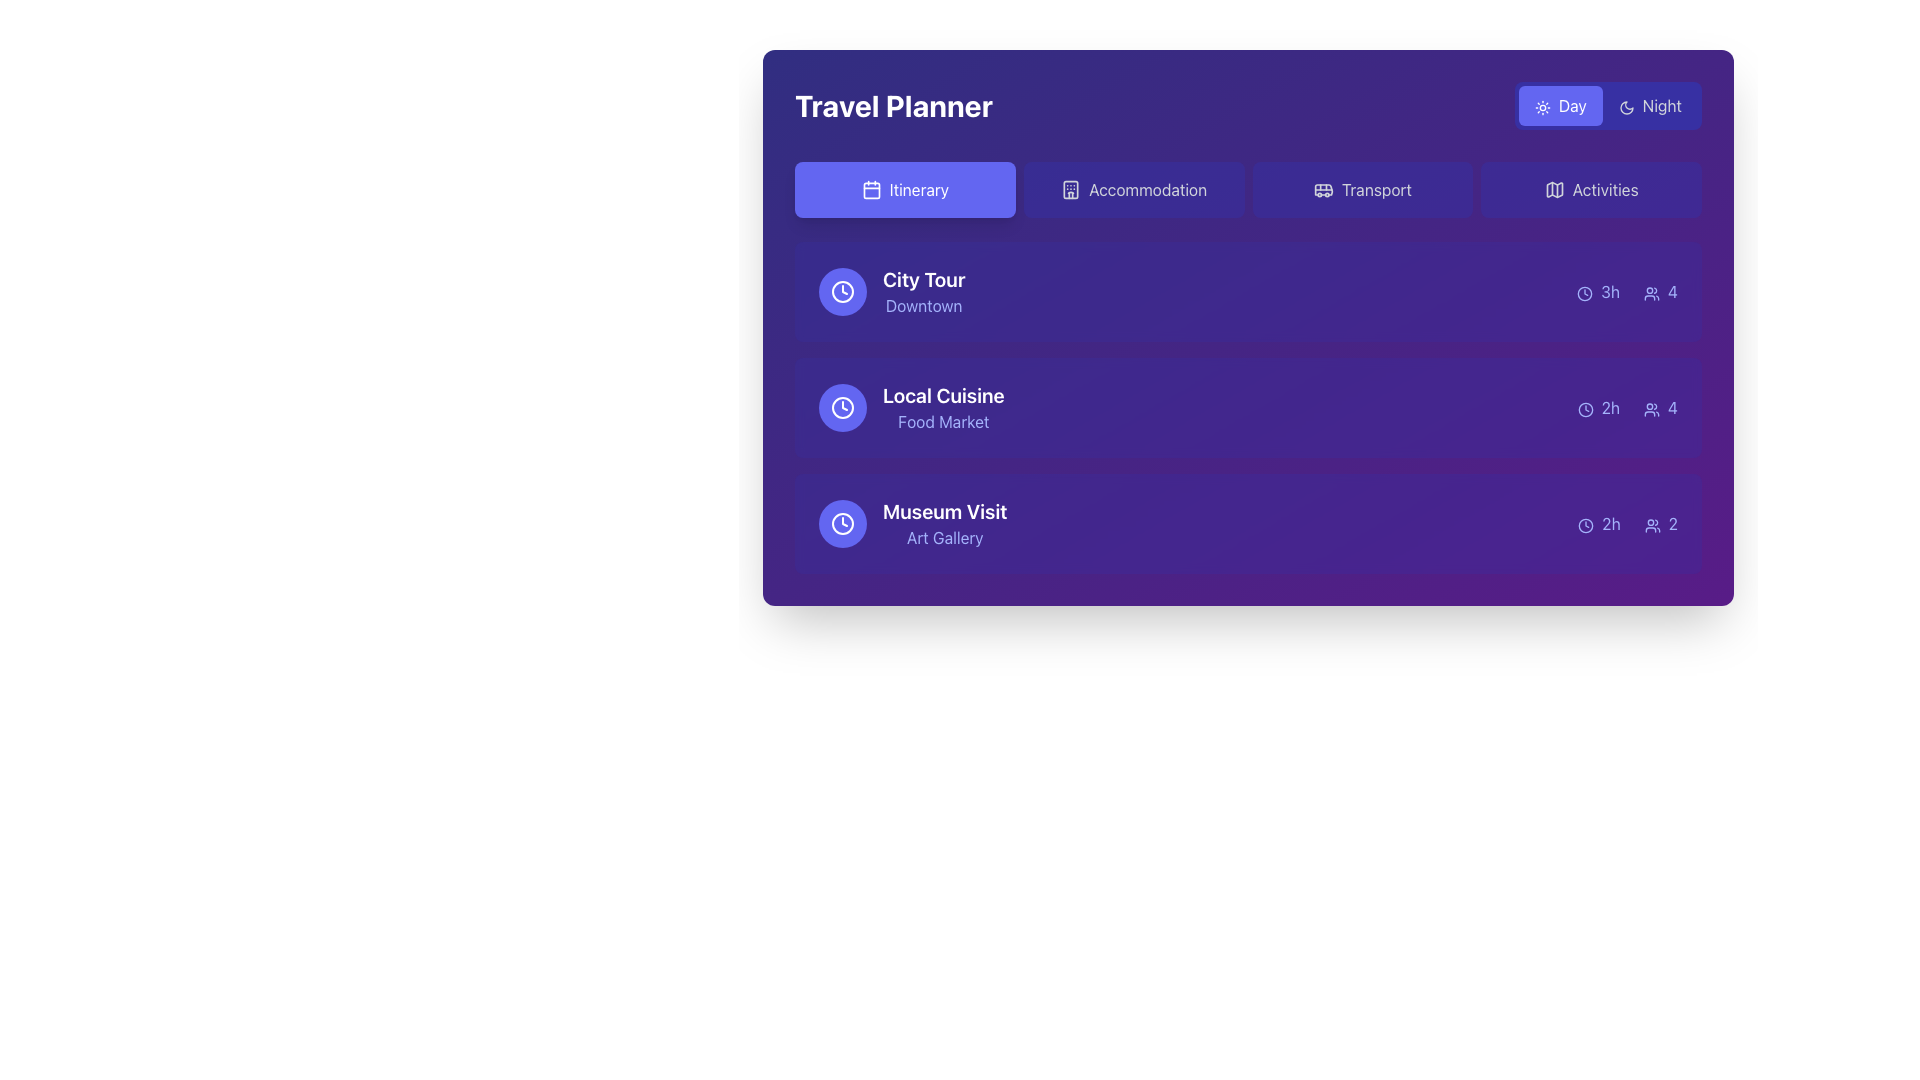 The image size is (1920, 1080). What do you see at coordinates (843, 407) in the screenshot?
I see `the decorative circular button with a purple background and a white clock icon, located to the immediate left of the 'Local Cuisine' text in the 'Travel Planner' section` at bounding box center [843, 407].